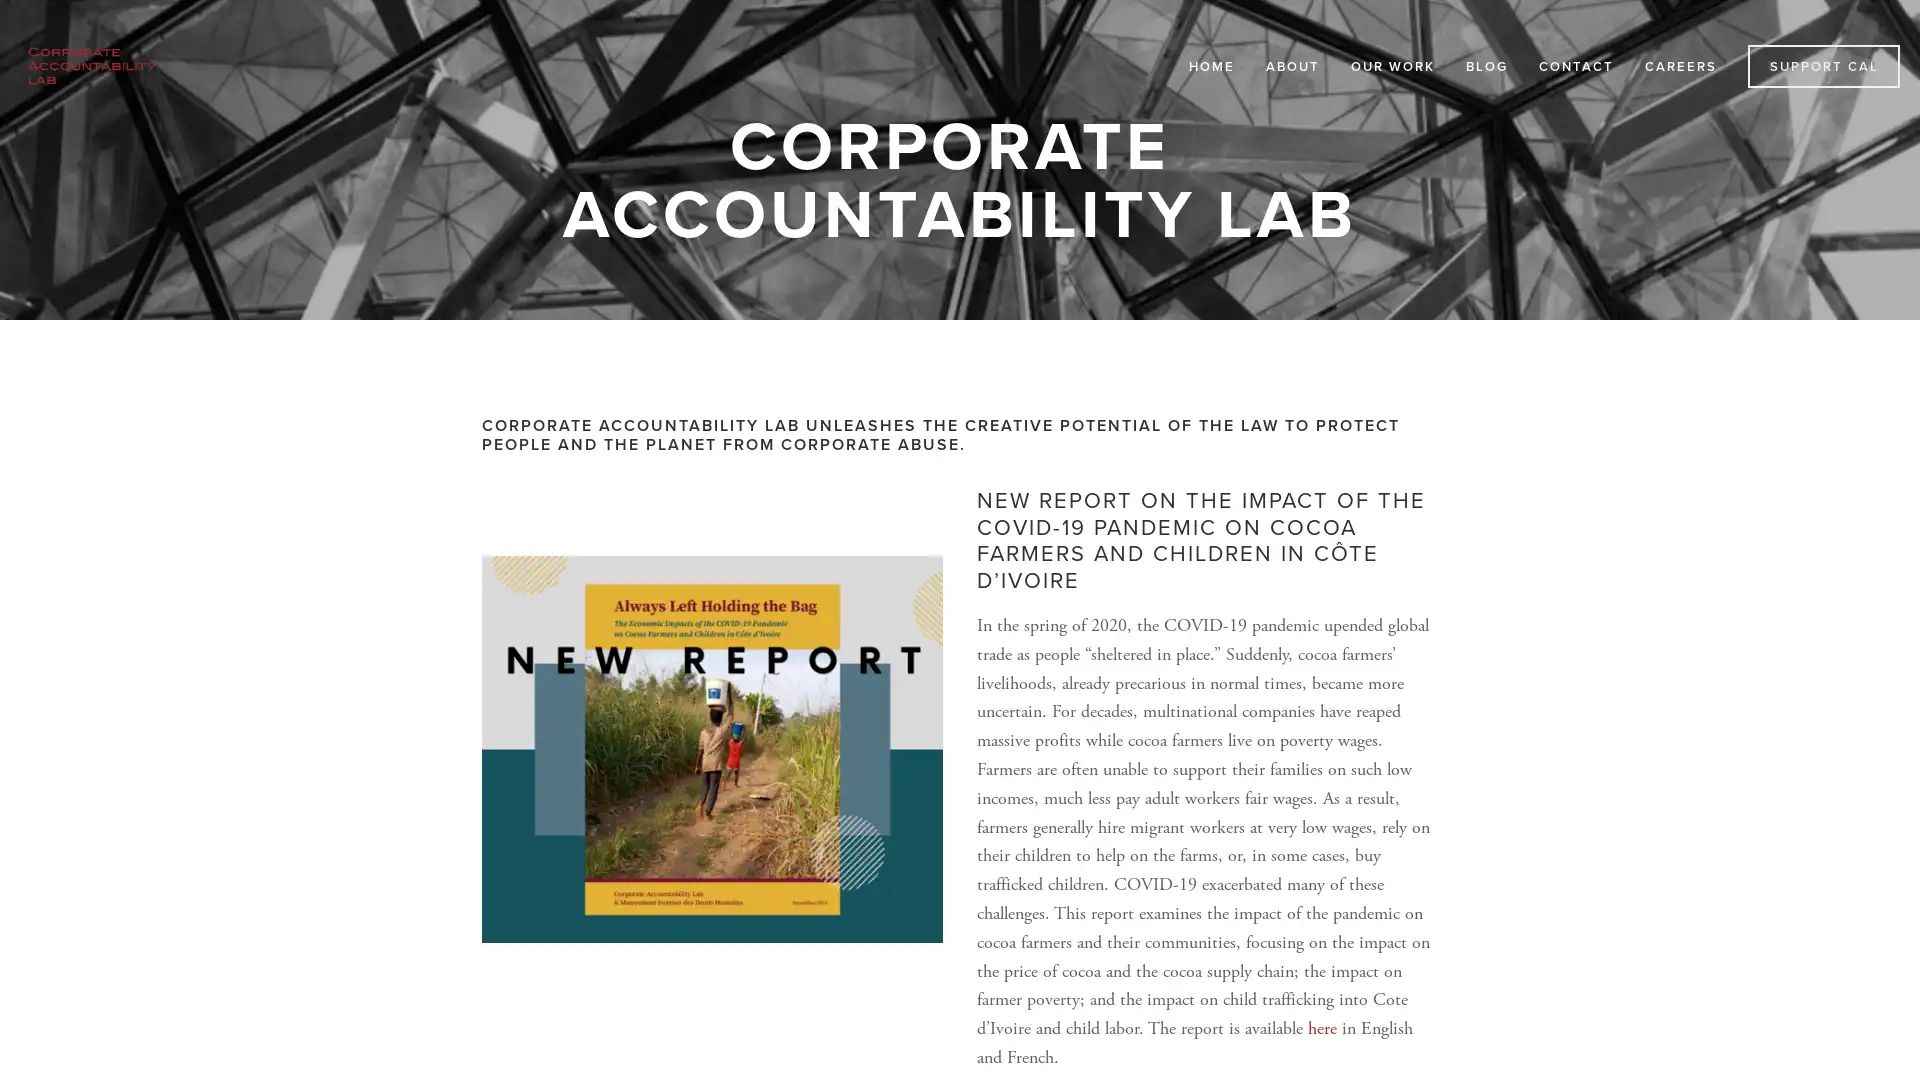 This screenshot has width=1920, height=1080. Describe the element at coordinates (1129, 526) in the screenshot. I see `Subscribe` at that location.